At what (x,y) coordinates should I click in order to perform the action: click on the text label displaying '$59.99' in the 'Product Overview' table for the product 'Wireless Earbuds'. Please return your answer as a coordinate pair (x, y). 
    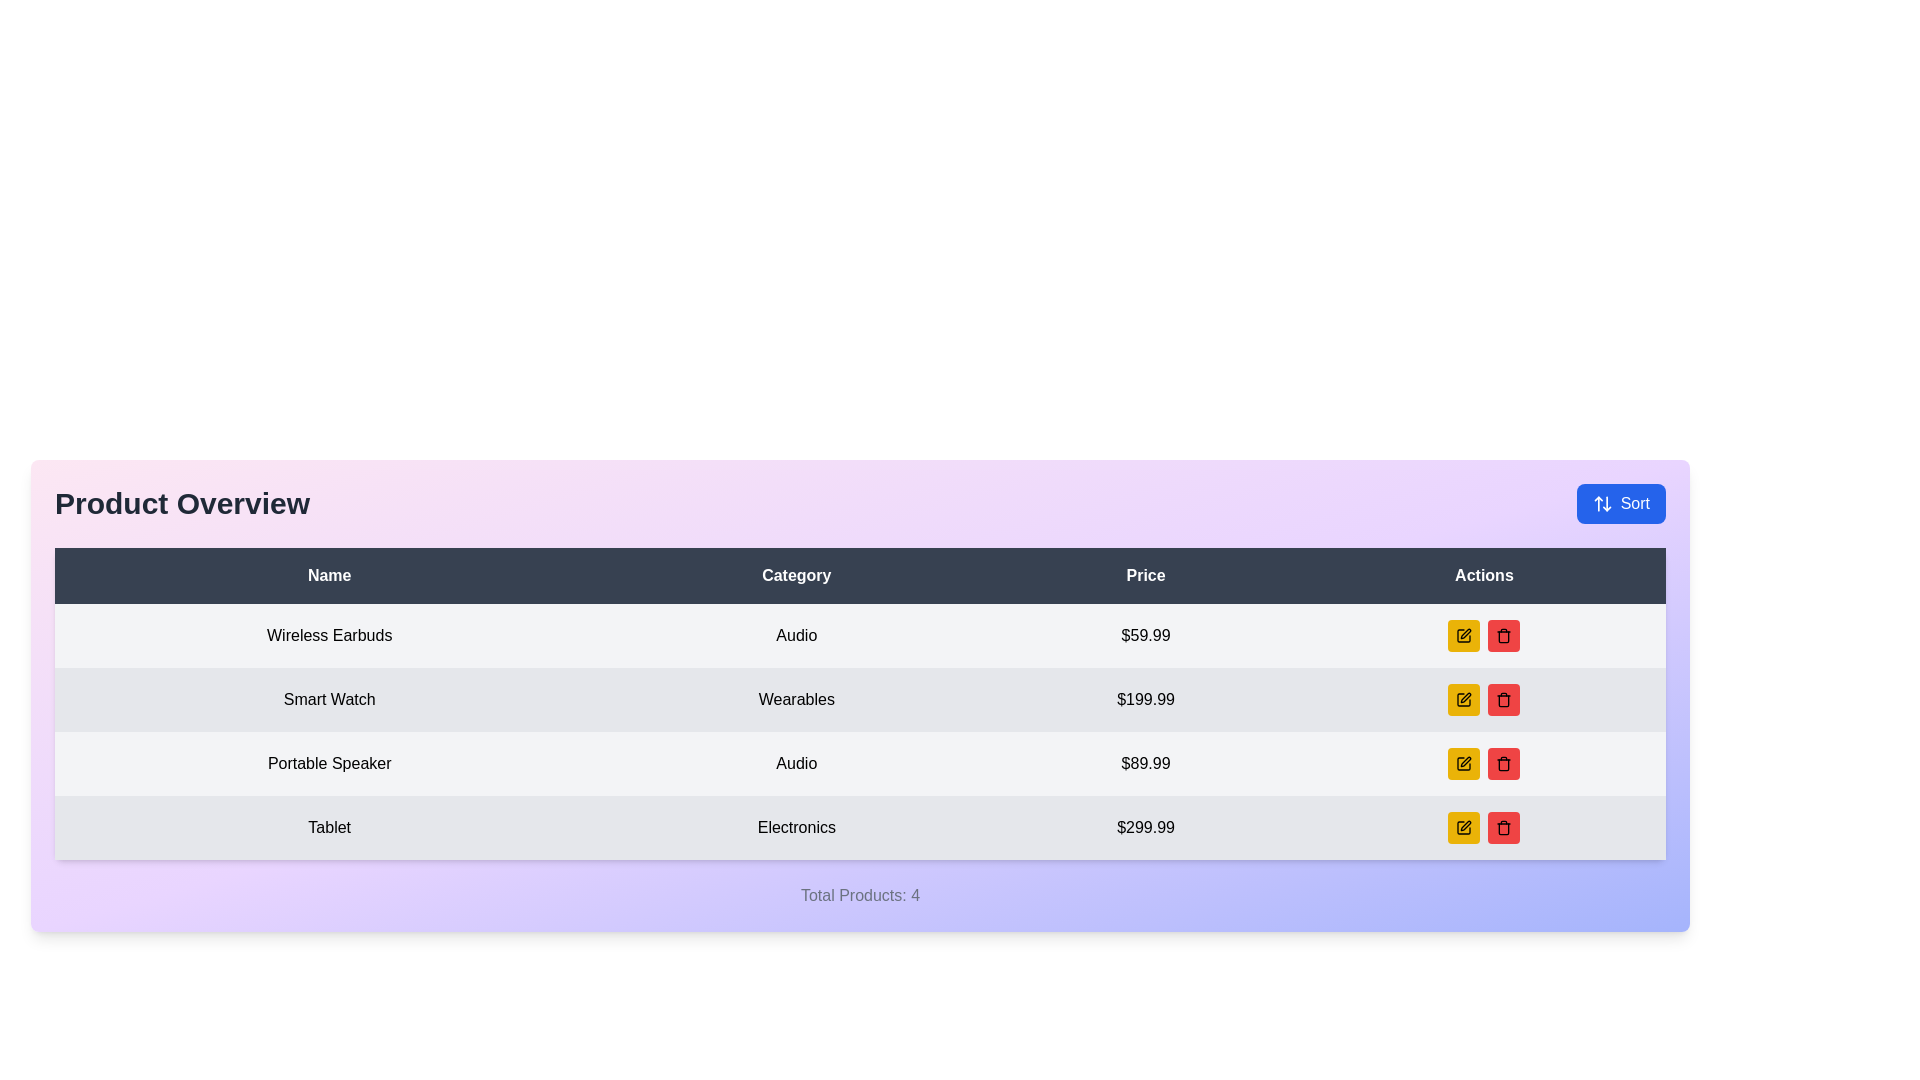
    Looking at the image, I should click on (1146, 636).